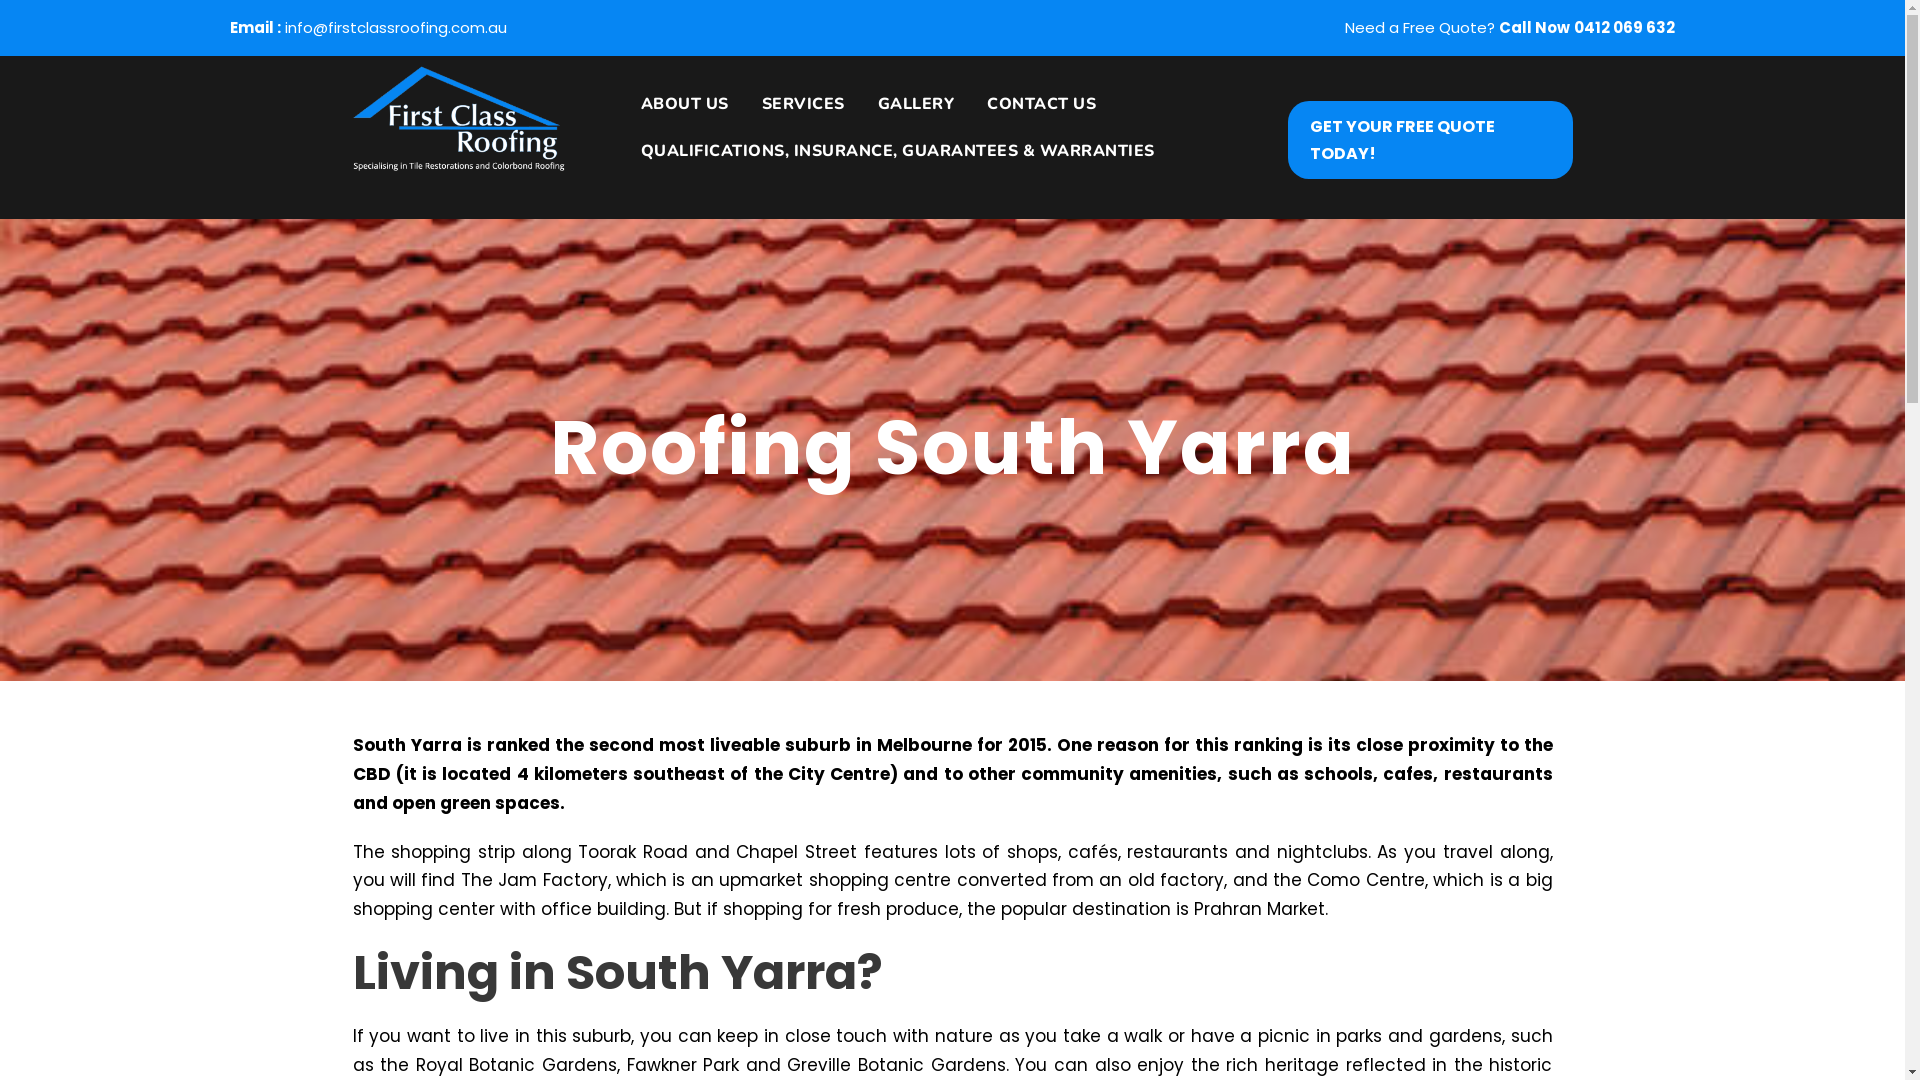 The height and width of the screenshot is (1080, 1920). Describe the element at coordinates (907, 113) in the screenshot. I see `'GALLERY'` at that location.